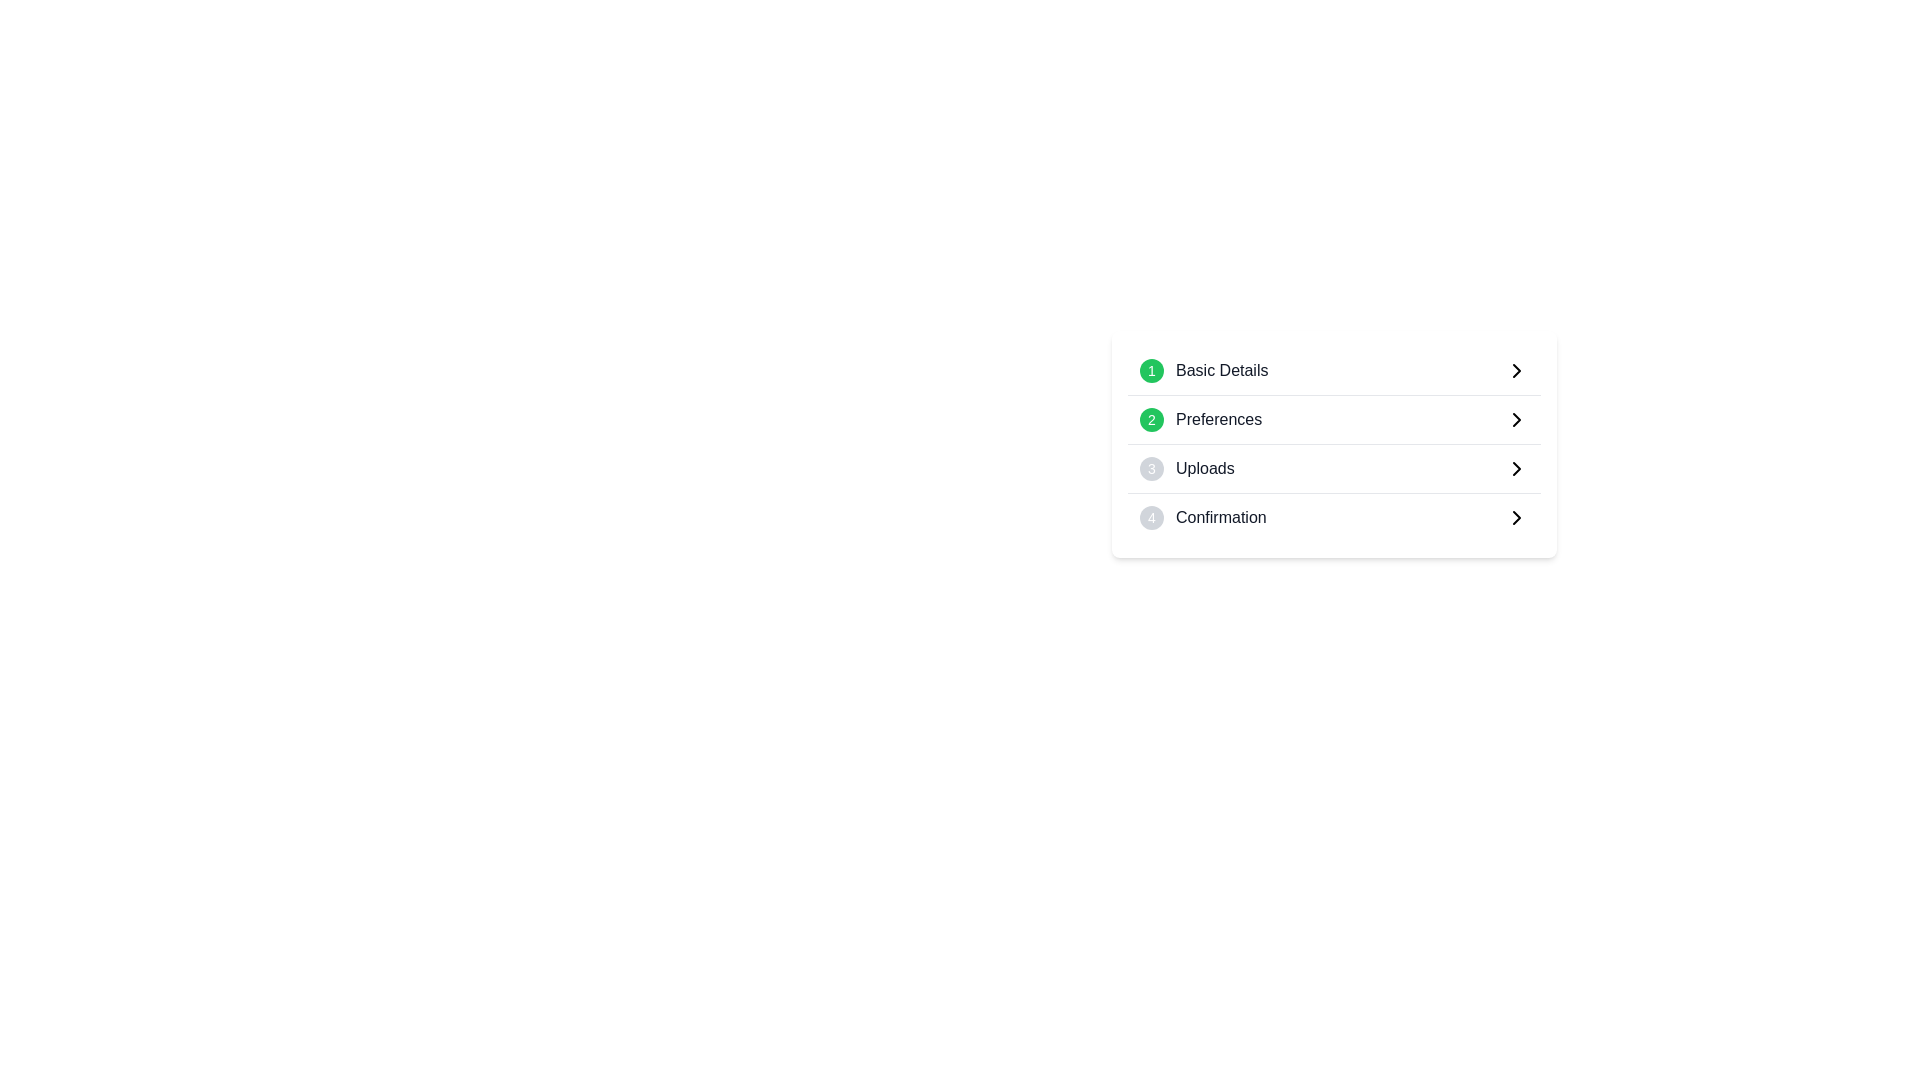 The image size is (1920, 1080). Describe the element at coordinates (1202, 516) in the screenshot. I see `the fourth step labeled 'Confirmation' in the progress indicator, which is located below the 'Uploads' step in a vertical list` at that location.